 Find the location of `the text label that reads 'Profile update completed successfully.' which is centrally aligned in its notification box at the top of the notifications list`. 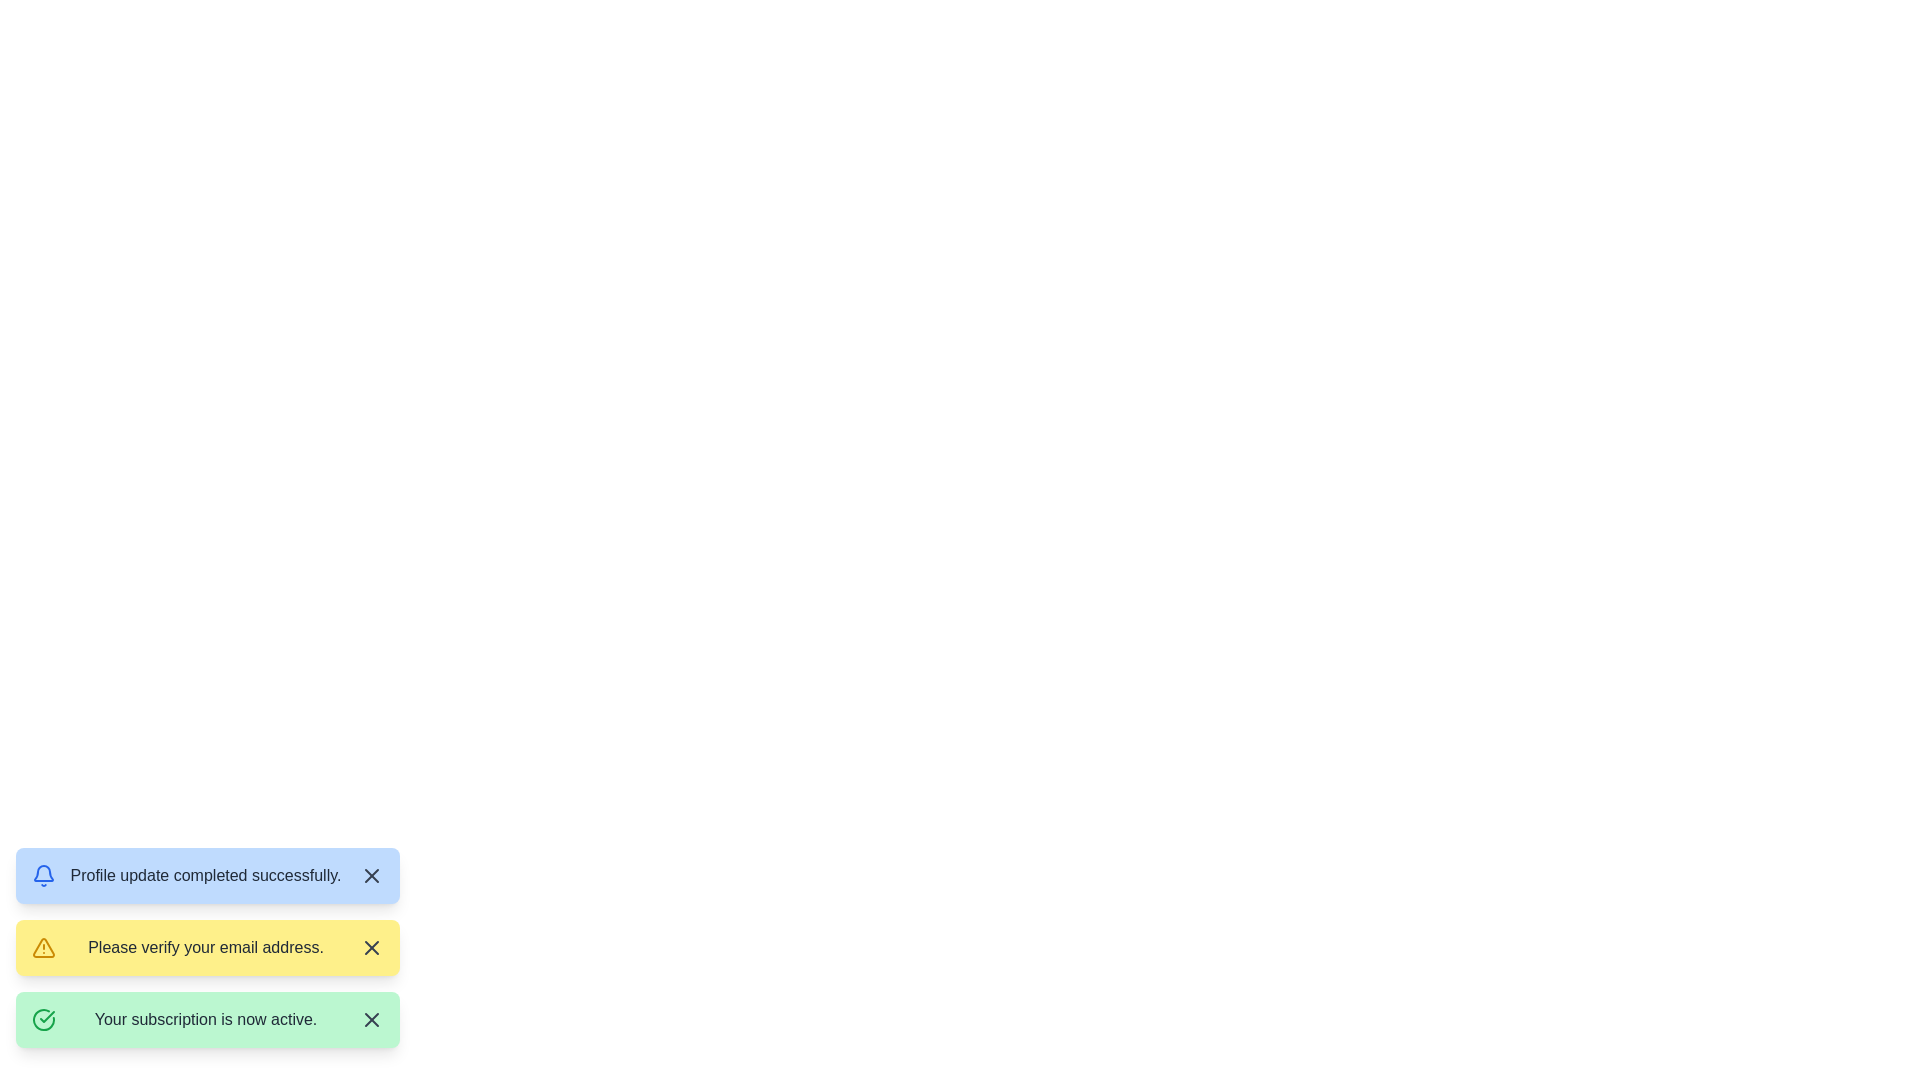

the text label that reads 'Profile update completed successfully.' which is centrally aligned in its notification box at the top of the notifications list is located at coordinates (206, 874).